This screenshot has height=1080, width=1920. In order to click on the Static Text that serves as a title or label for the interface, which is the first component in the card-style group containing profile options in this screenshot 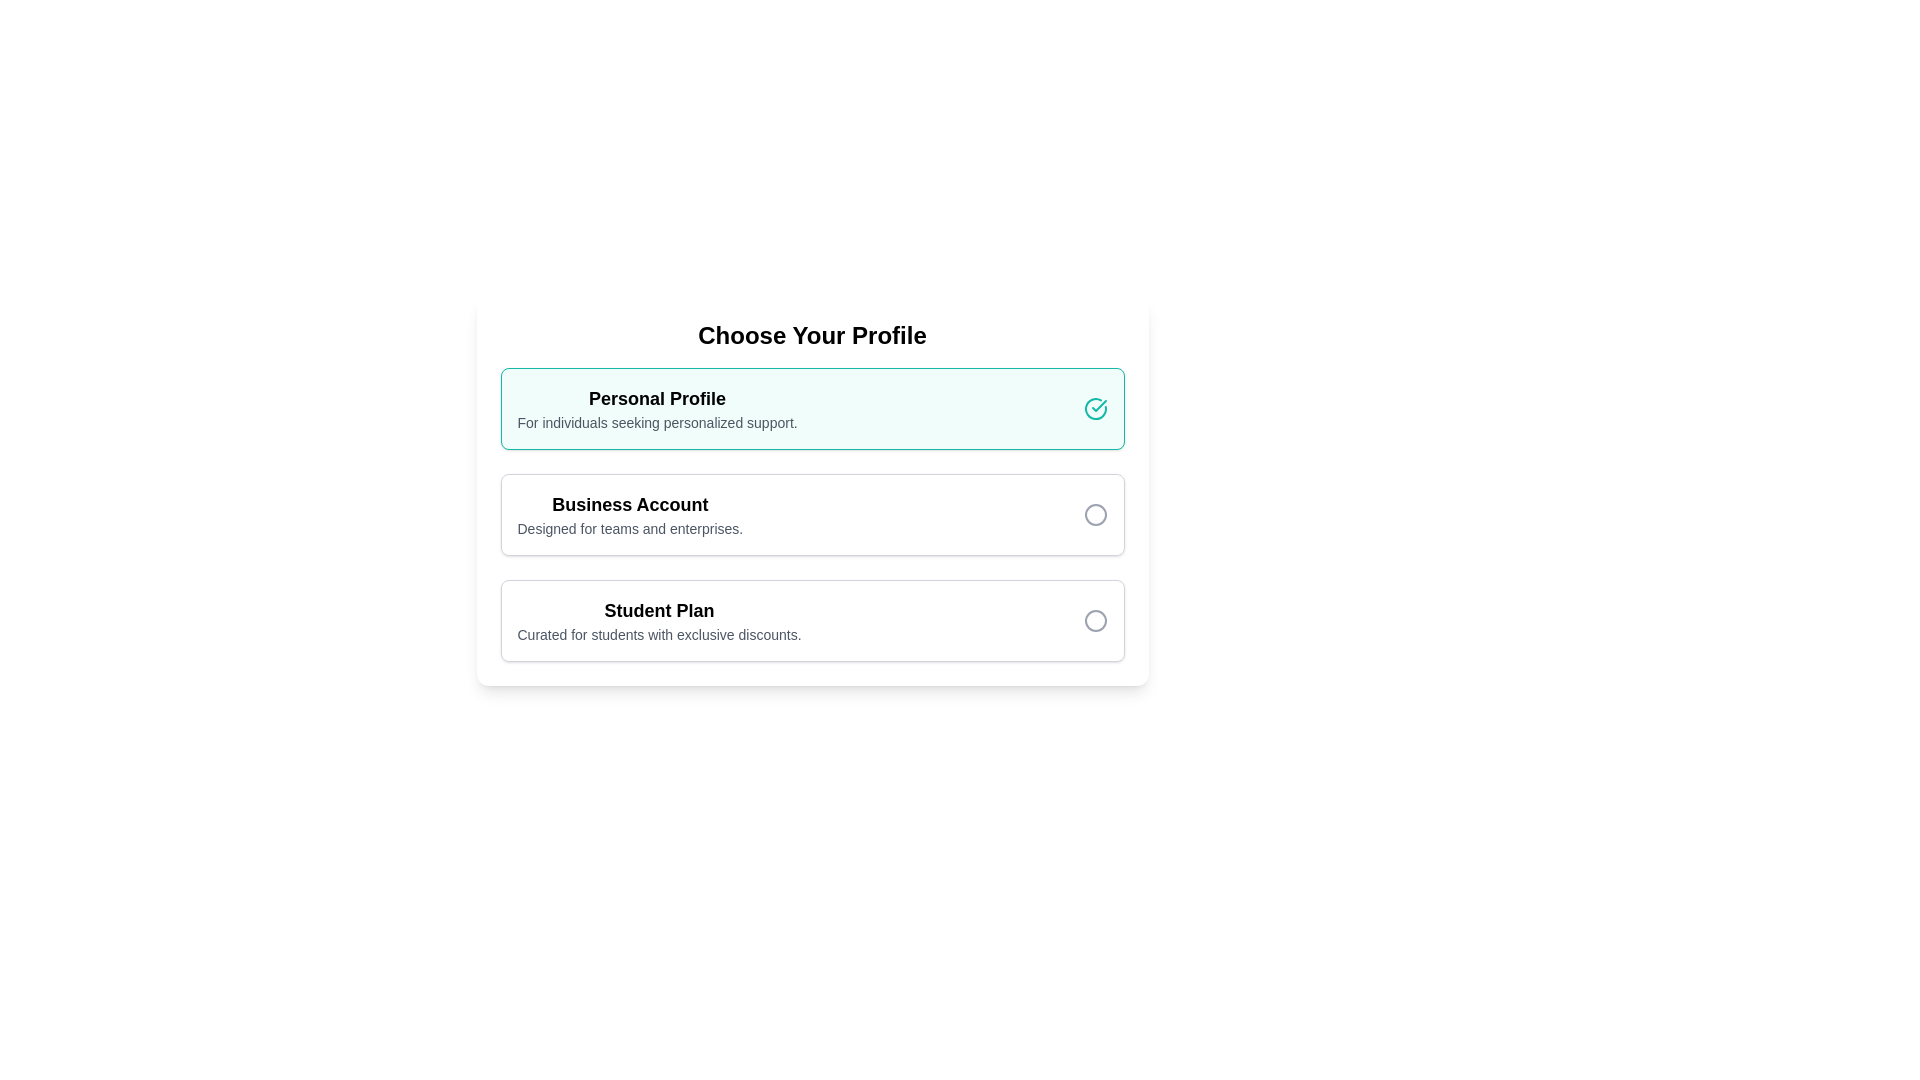, I will do `click(812, 334)`.